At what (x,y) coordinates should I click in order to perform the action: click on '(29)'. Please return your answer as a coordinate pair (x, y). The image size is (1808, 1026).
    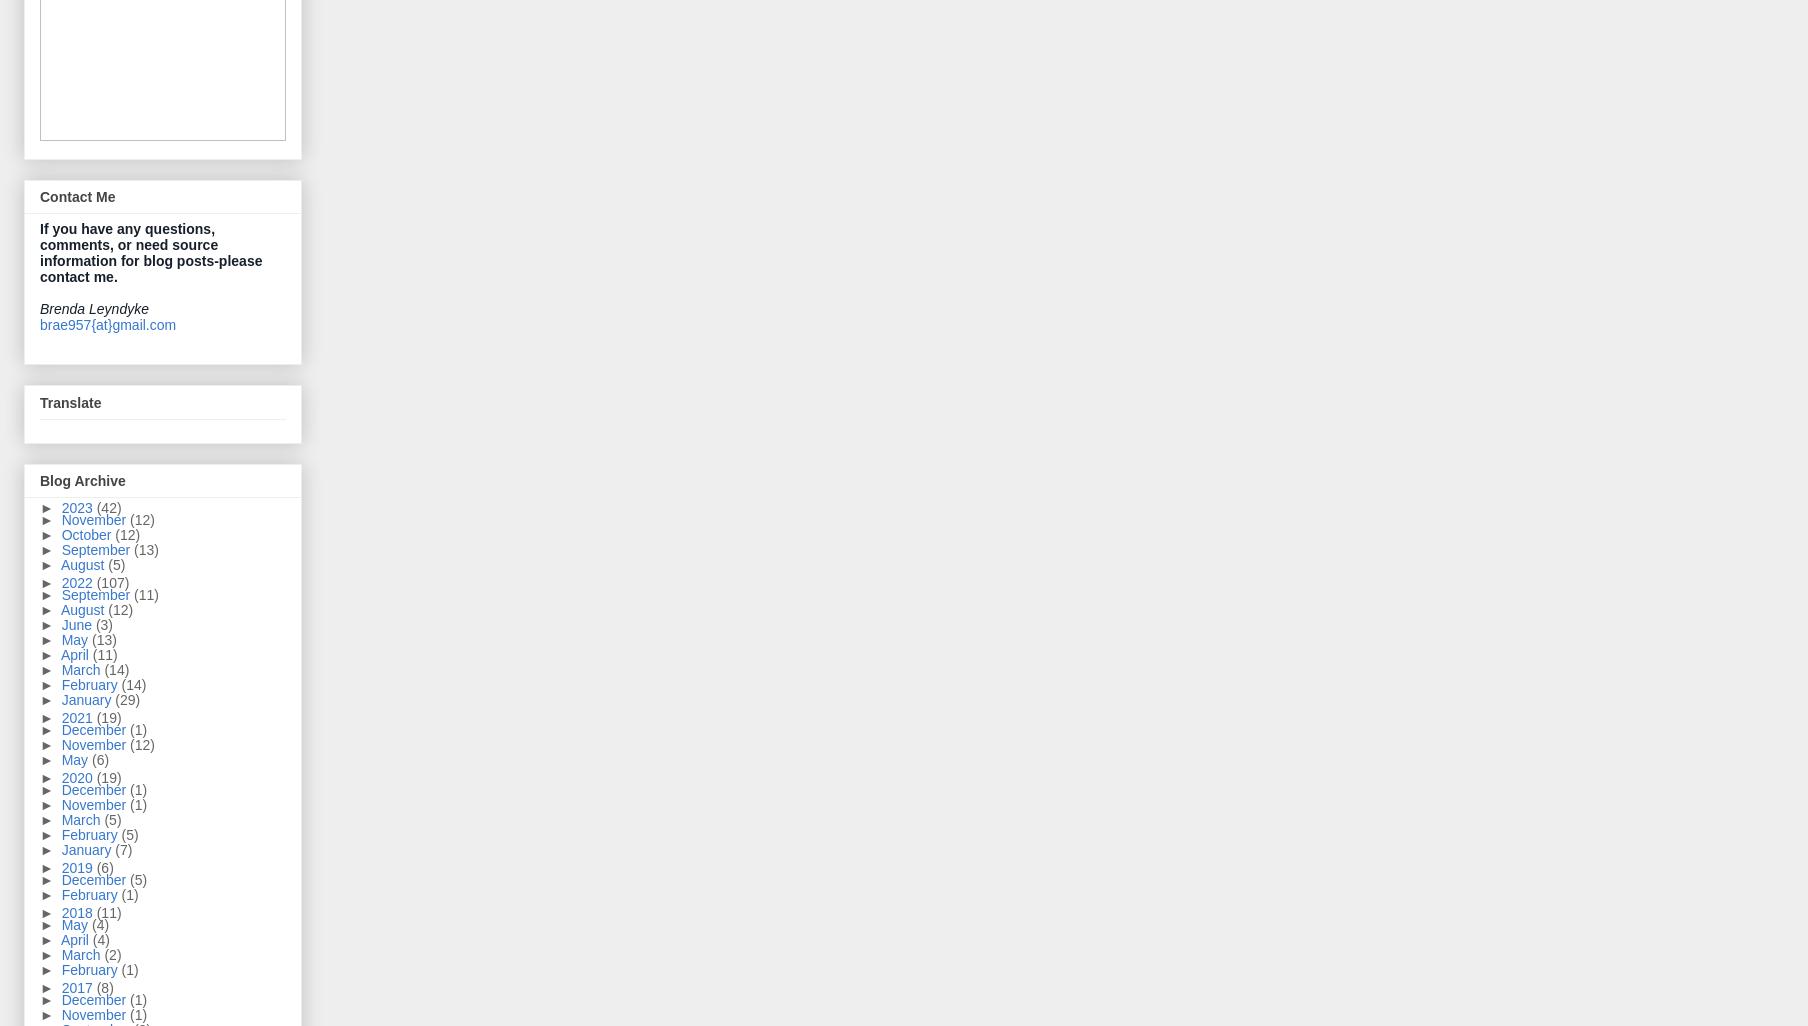
    Looking at the image, I should click on (126, 698).